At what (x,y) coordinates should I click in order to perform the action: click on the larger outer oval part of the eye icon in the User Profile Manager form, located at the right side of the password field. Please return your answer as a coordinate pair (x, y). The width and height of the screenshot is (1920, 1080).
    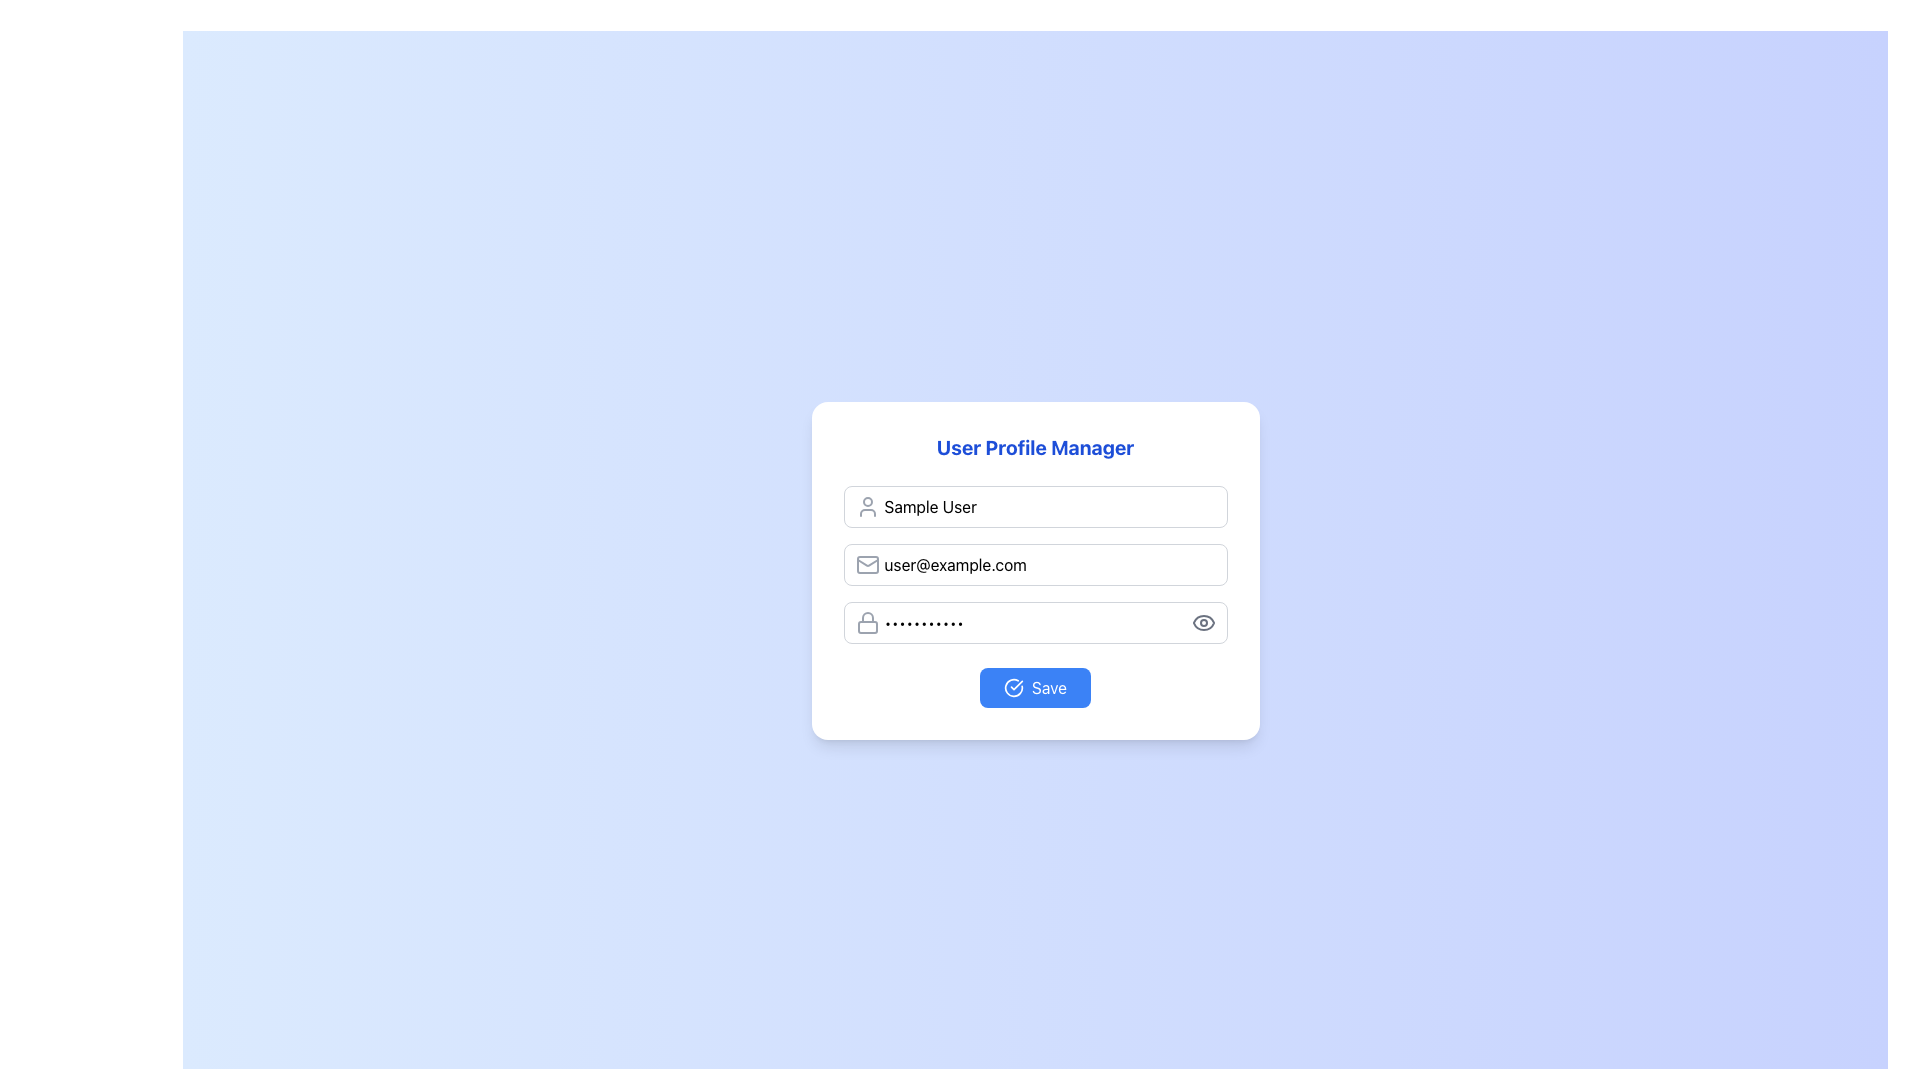
    Looking at the image, I should click on (1202, 622).